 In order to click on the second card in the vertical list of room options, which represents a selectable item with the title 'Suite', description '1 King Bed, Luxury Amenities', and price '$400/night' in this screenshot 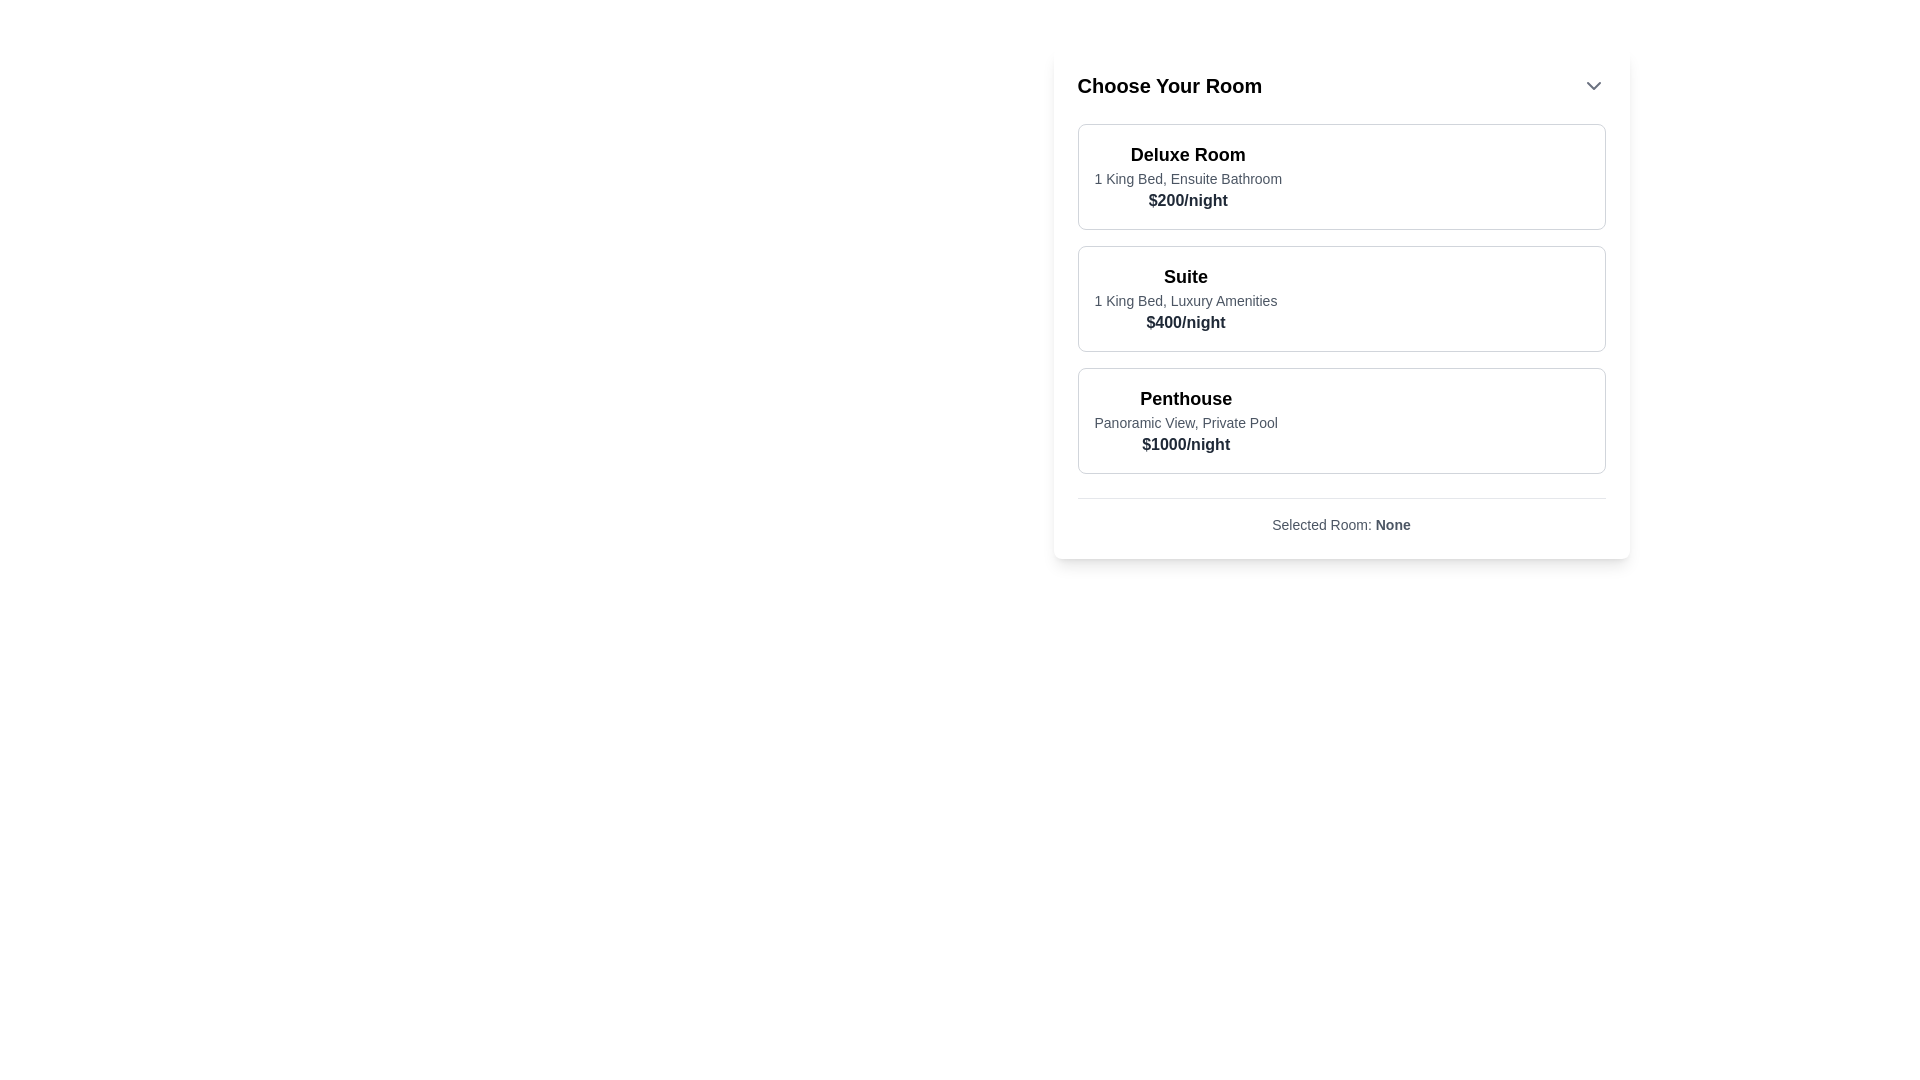, I will do `click(1341, 299)`.